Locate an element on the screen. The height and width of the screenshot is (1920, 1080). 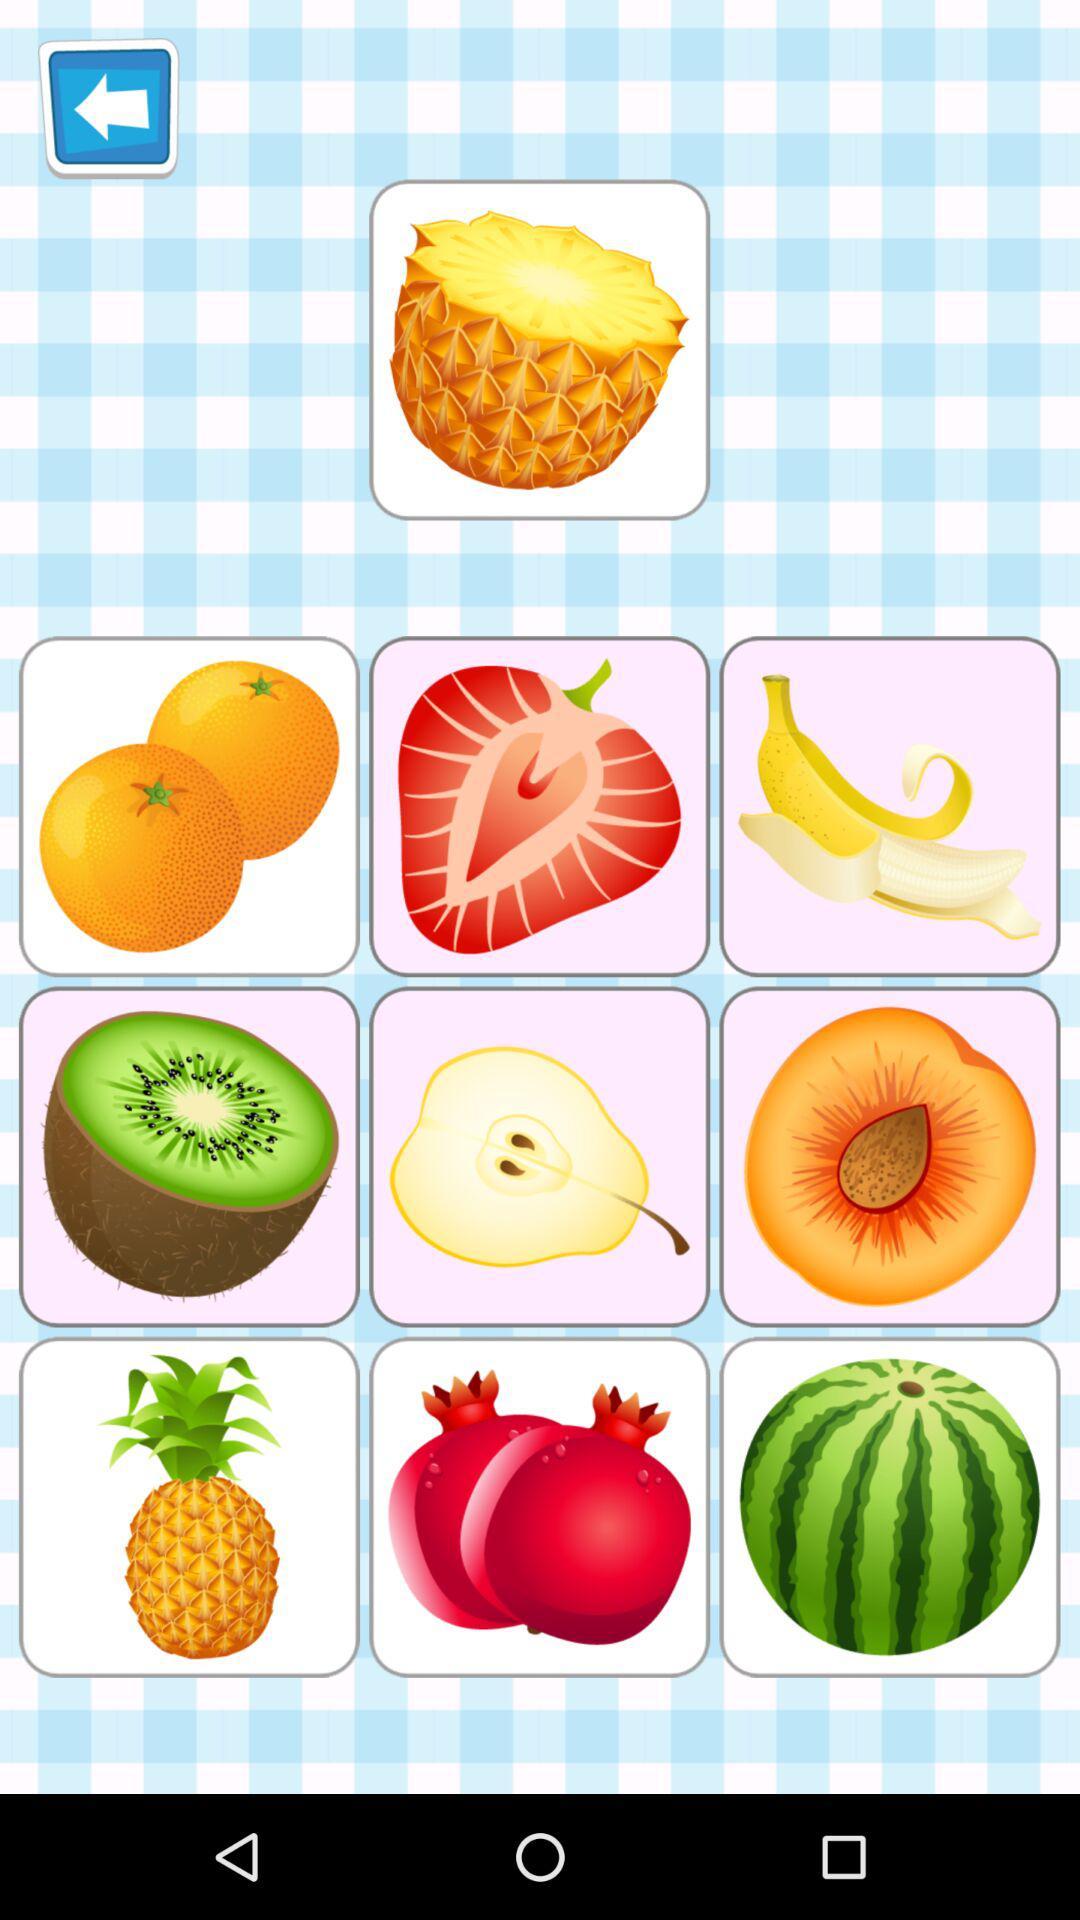
go back is located at coordinates (108, 107).